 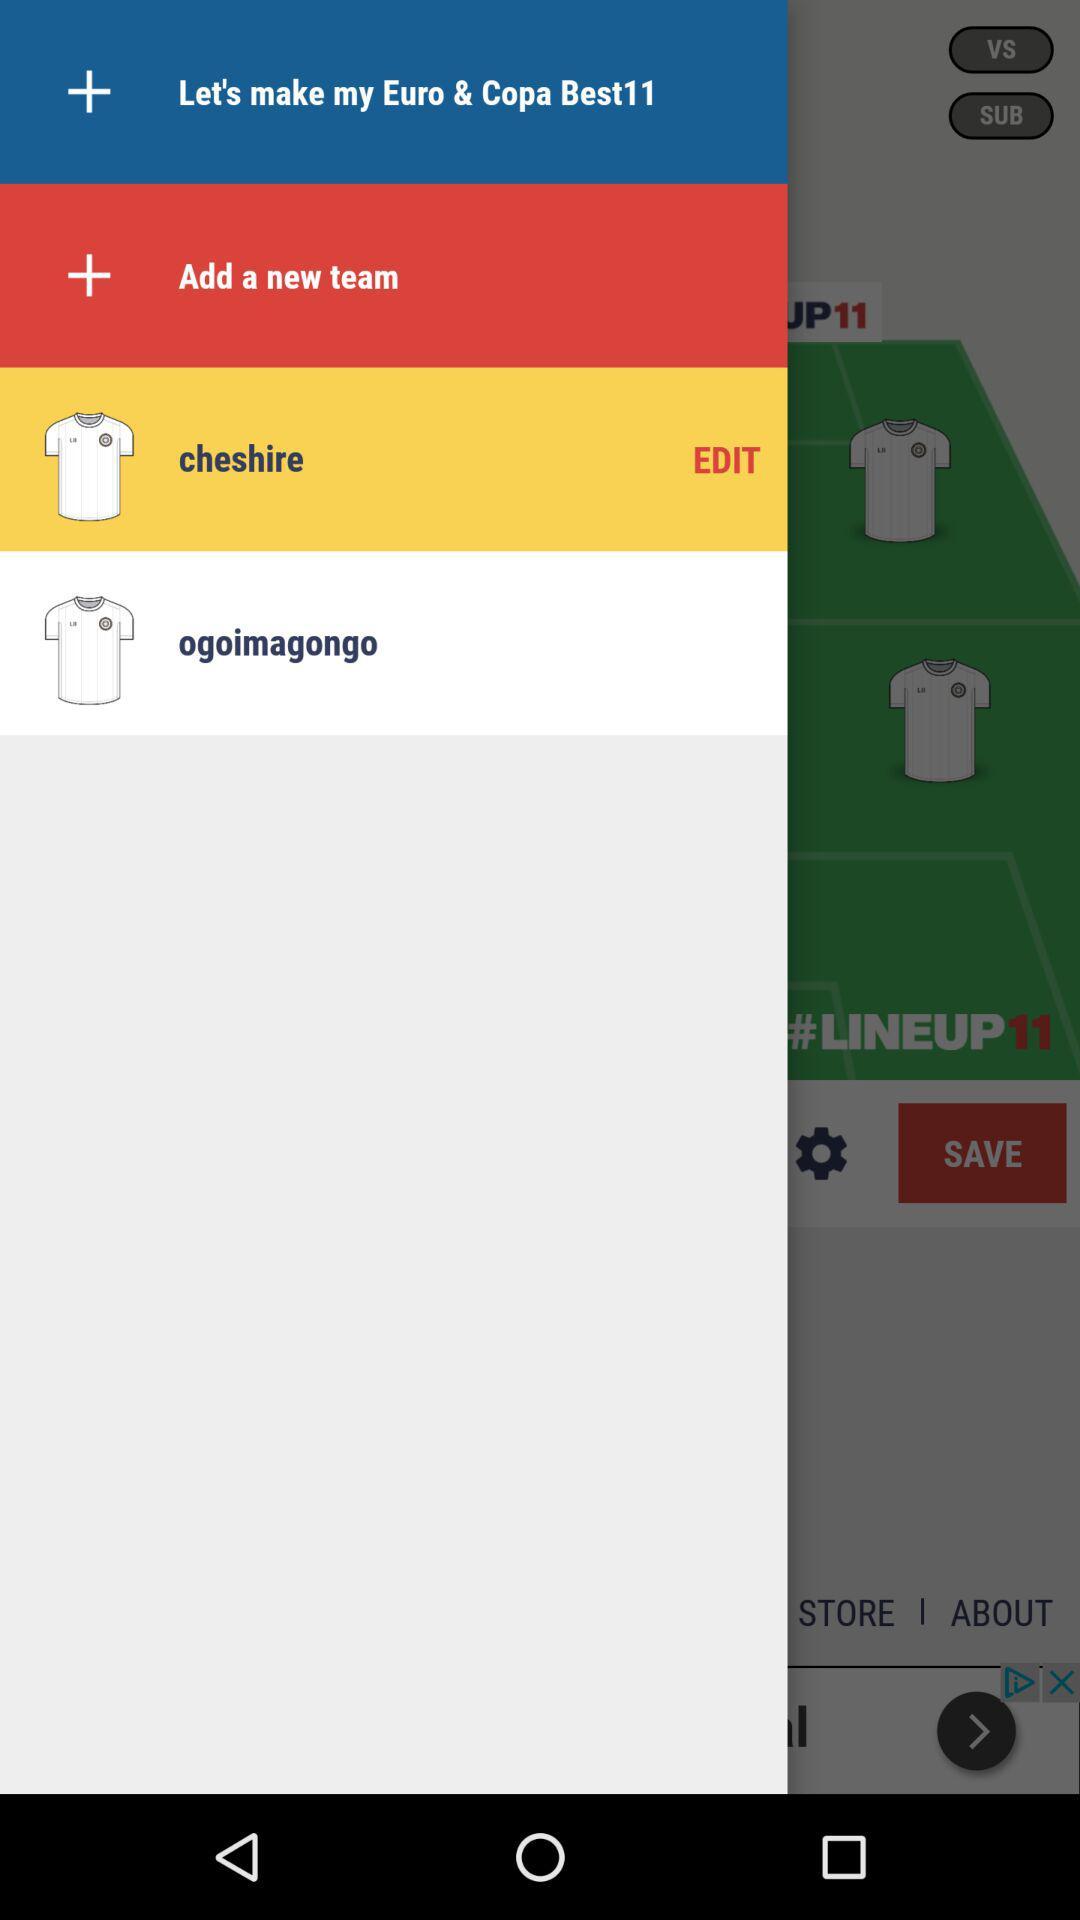 I want to click on the settings icon, so click(x=821, y=1153).